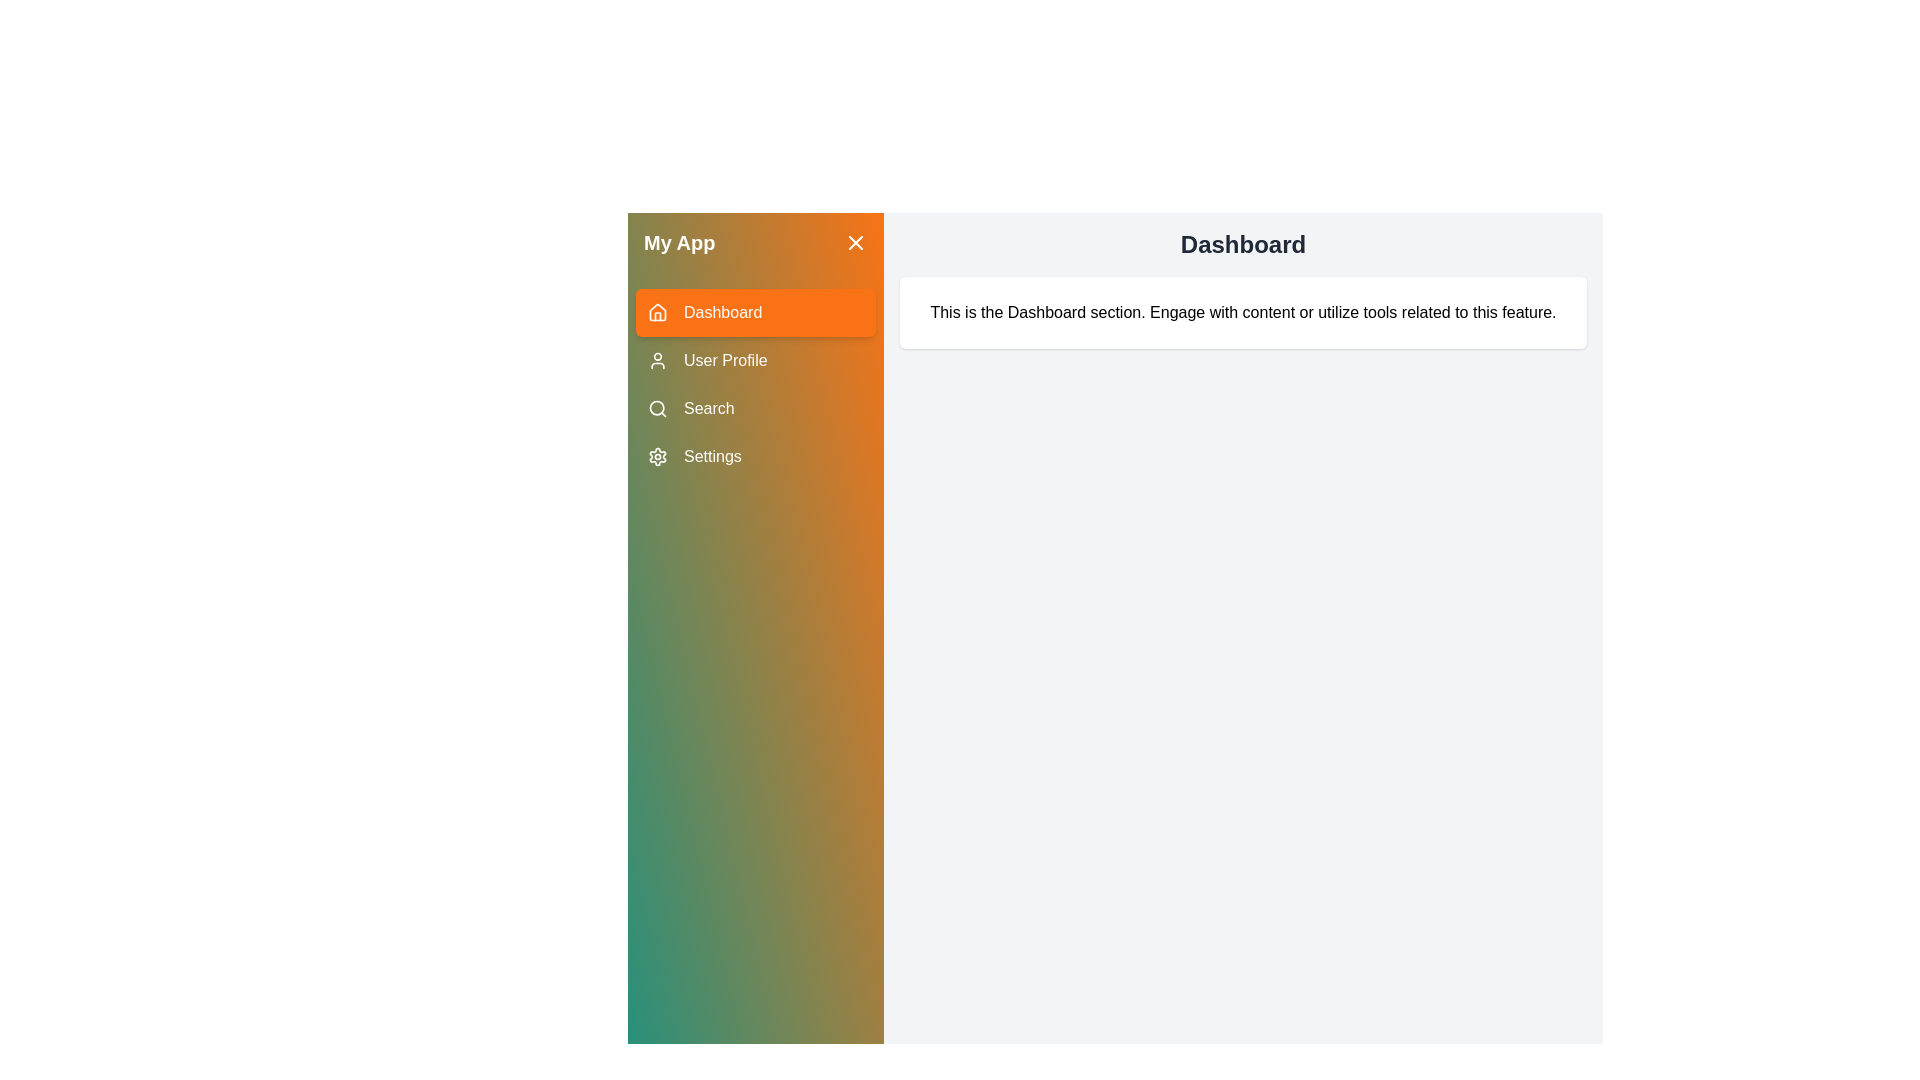 The image size is (1920, 1080). Describe the element at coordinates (754, 312) in the screenshot. I see `the menu item labeled Dashboard to change the active section` at that location.